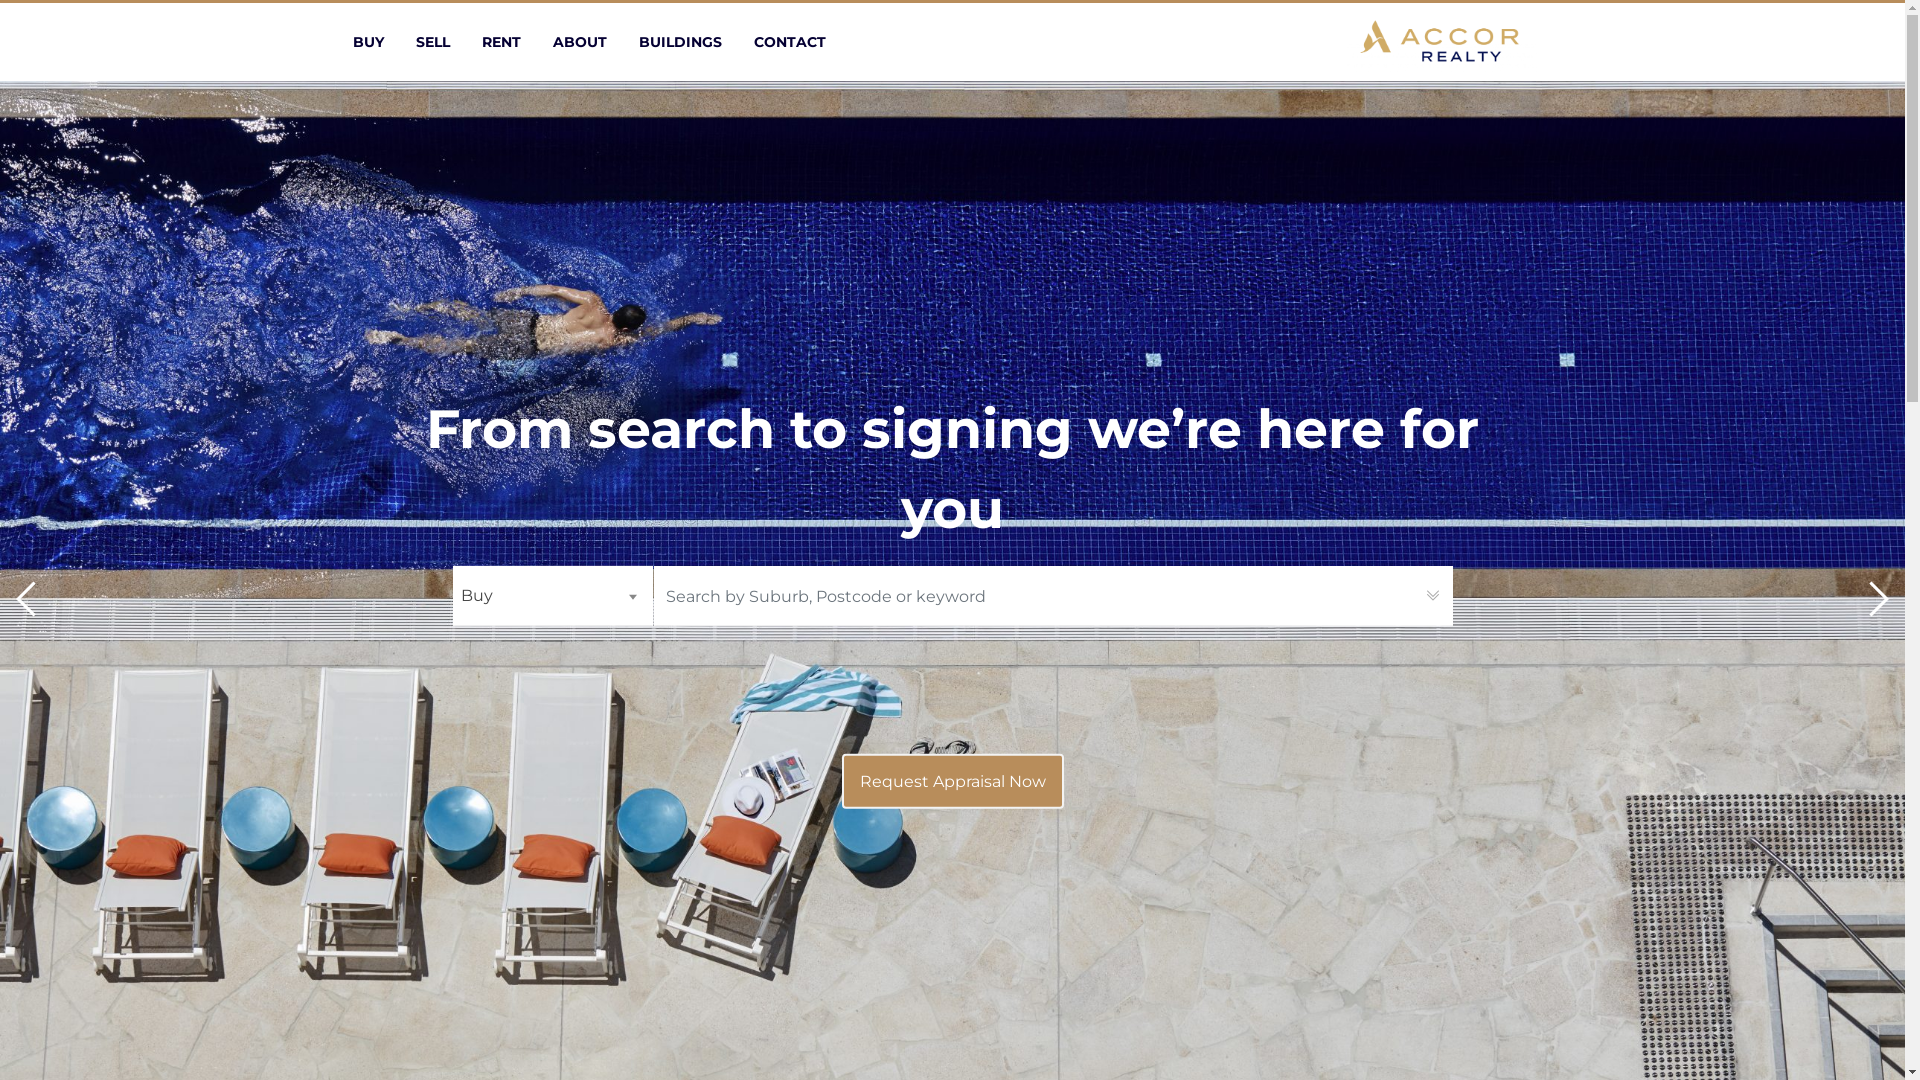  Describe the element at coordinates (501, 42) in the screenshot. I see `'RENT'` at that location.